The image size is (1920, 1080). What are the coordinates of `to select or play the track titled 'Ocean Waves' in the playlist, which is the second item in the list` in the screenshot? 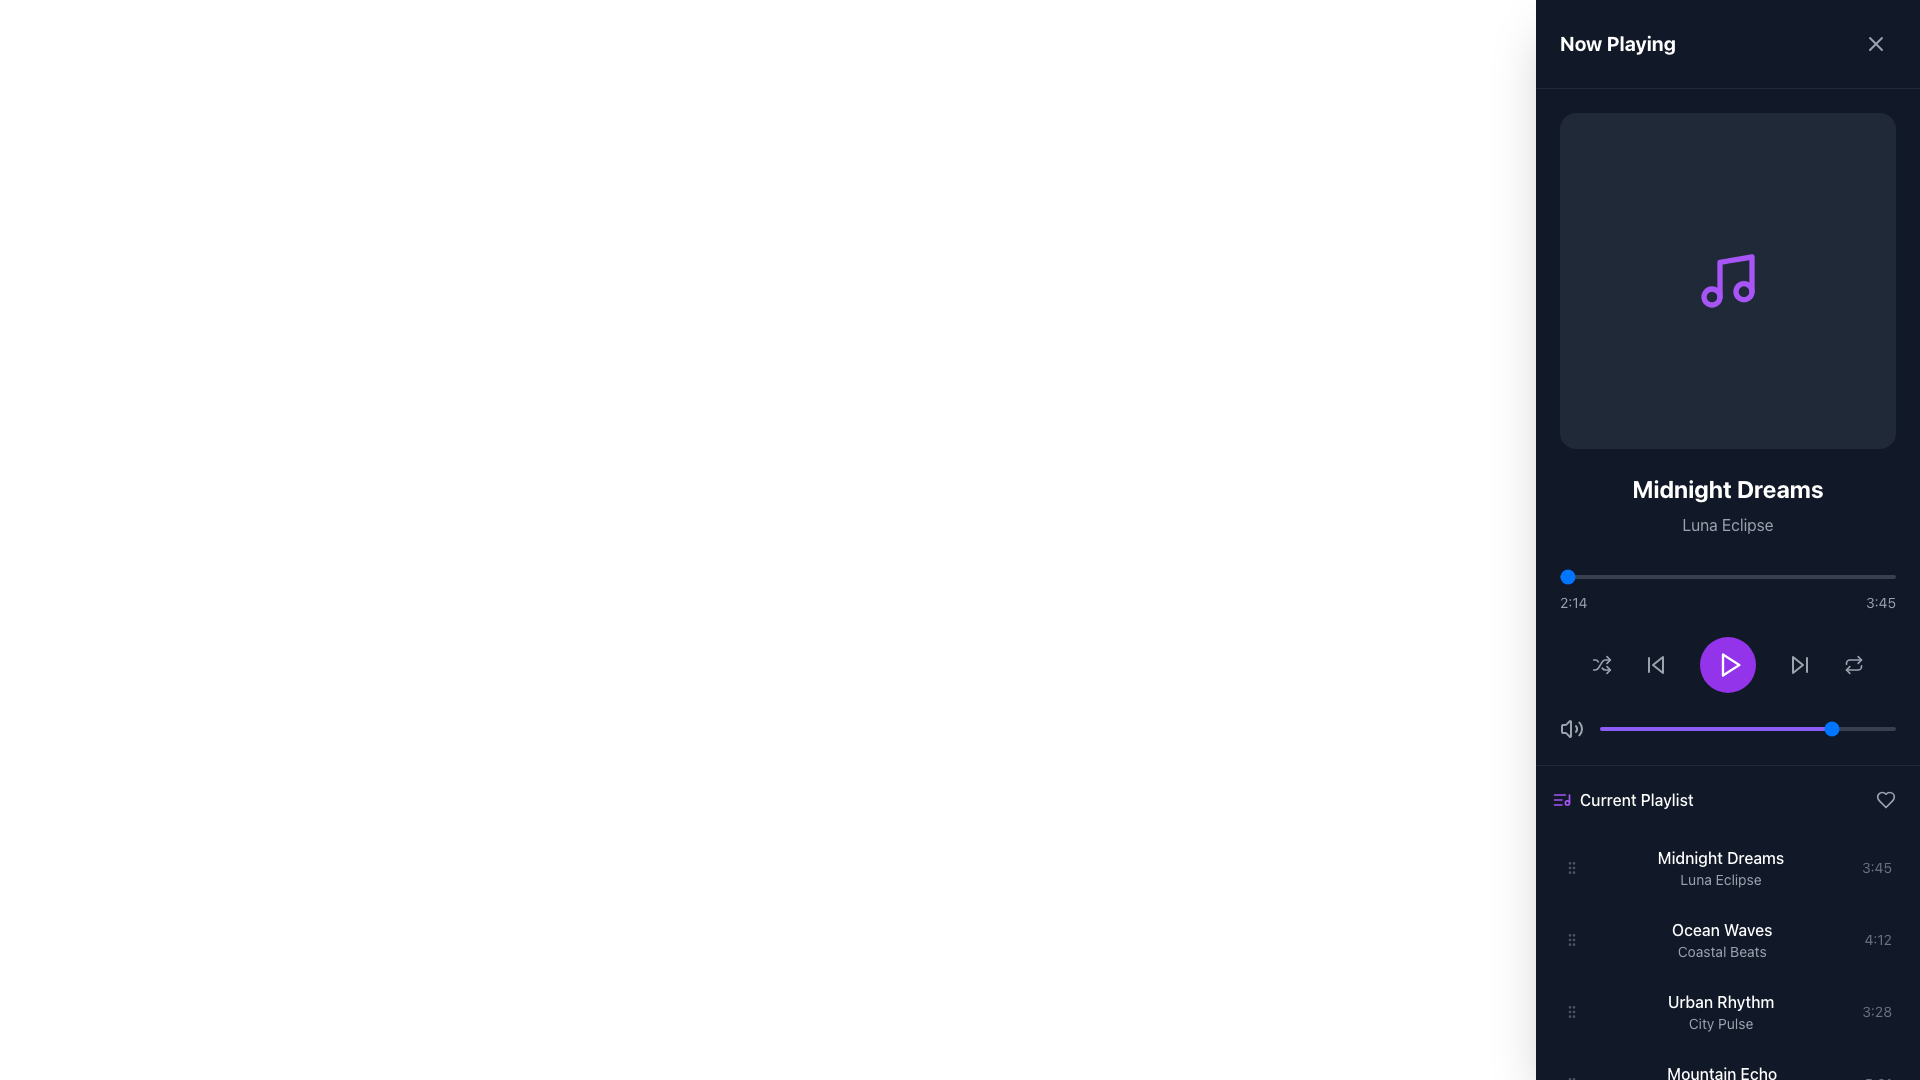 It's located at (1727, 940).